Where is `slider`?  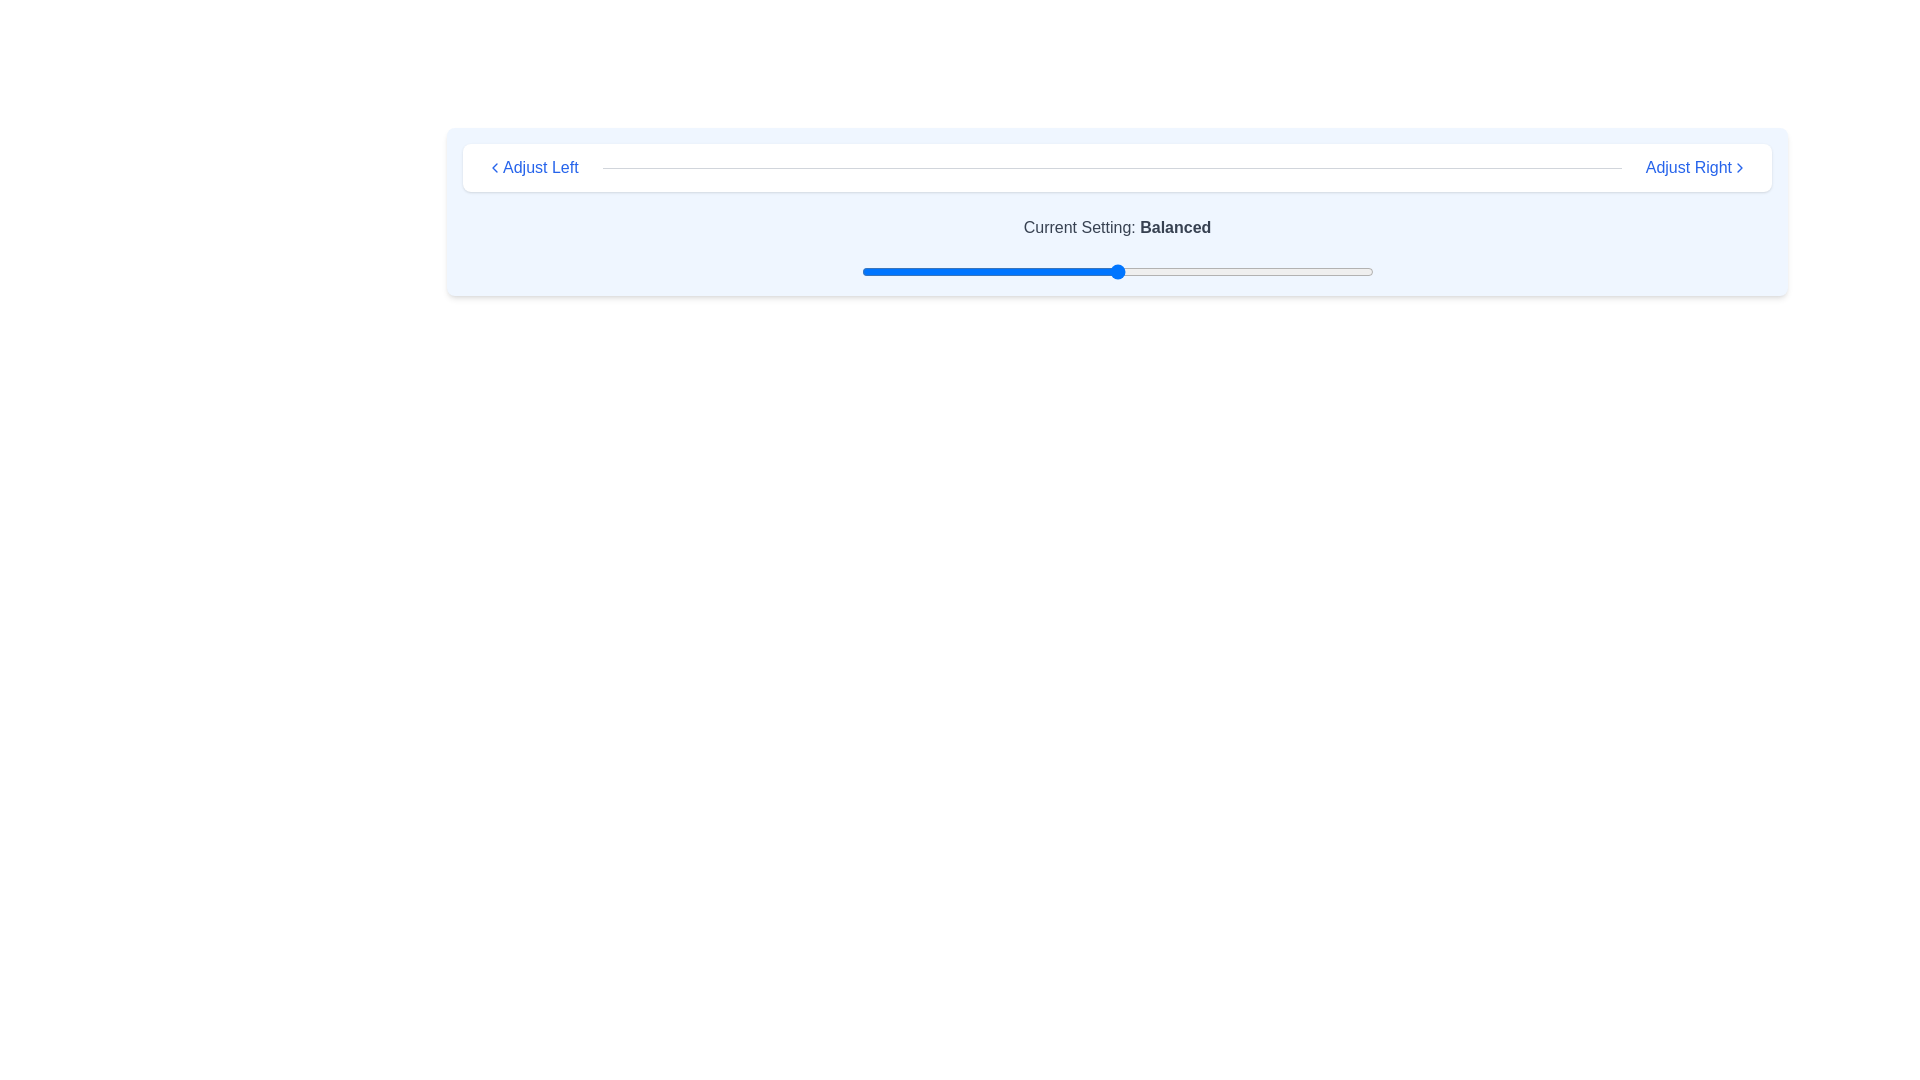 slider is located at coordinates (969, 272).